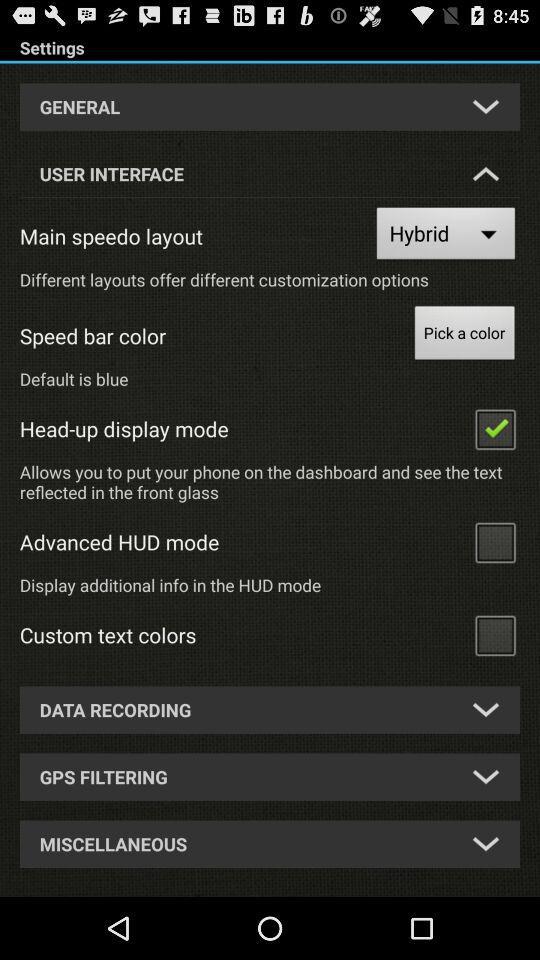  Describe the element at coordinates (464, 335) in the screenshot. I see `the pick a color` at that location.